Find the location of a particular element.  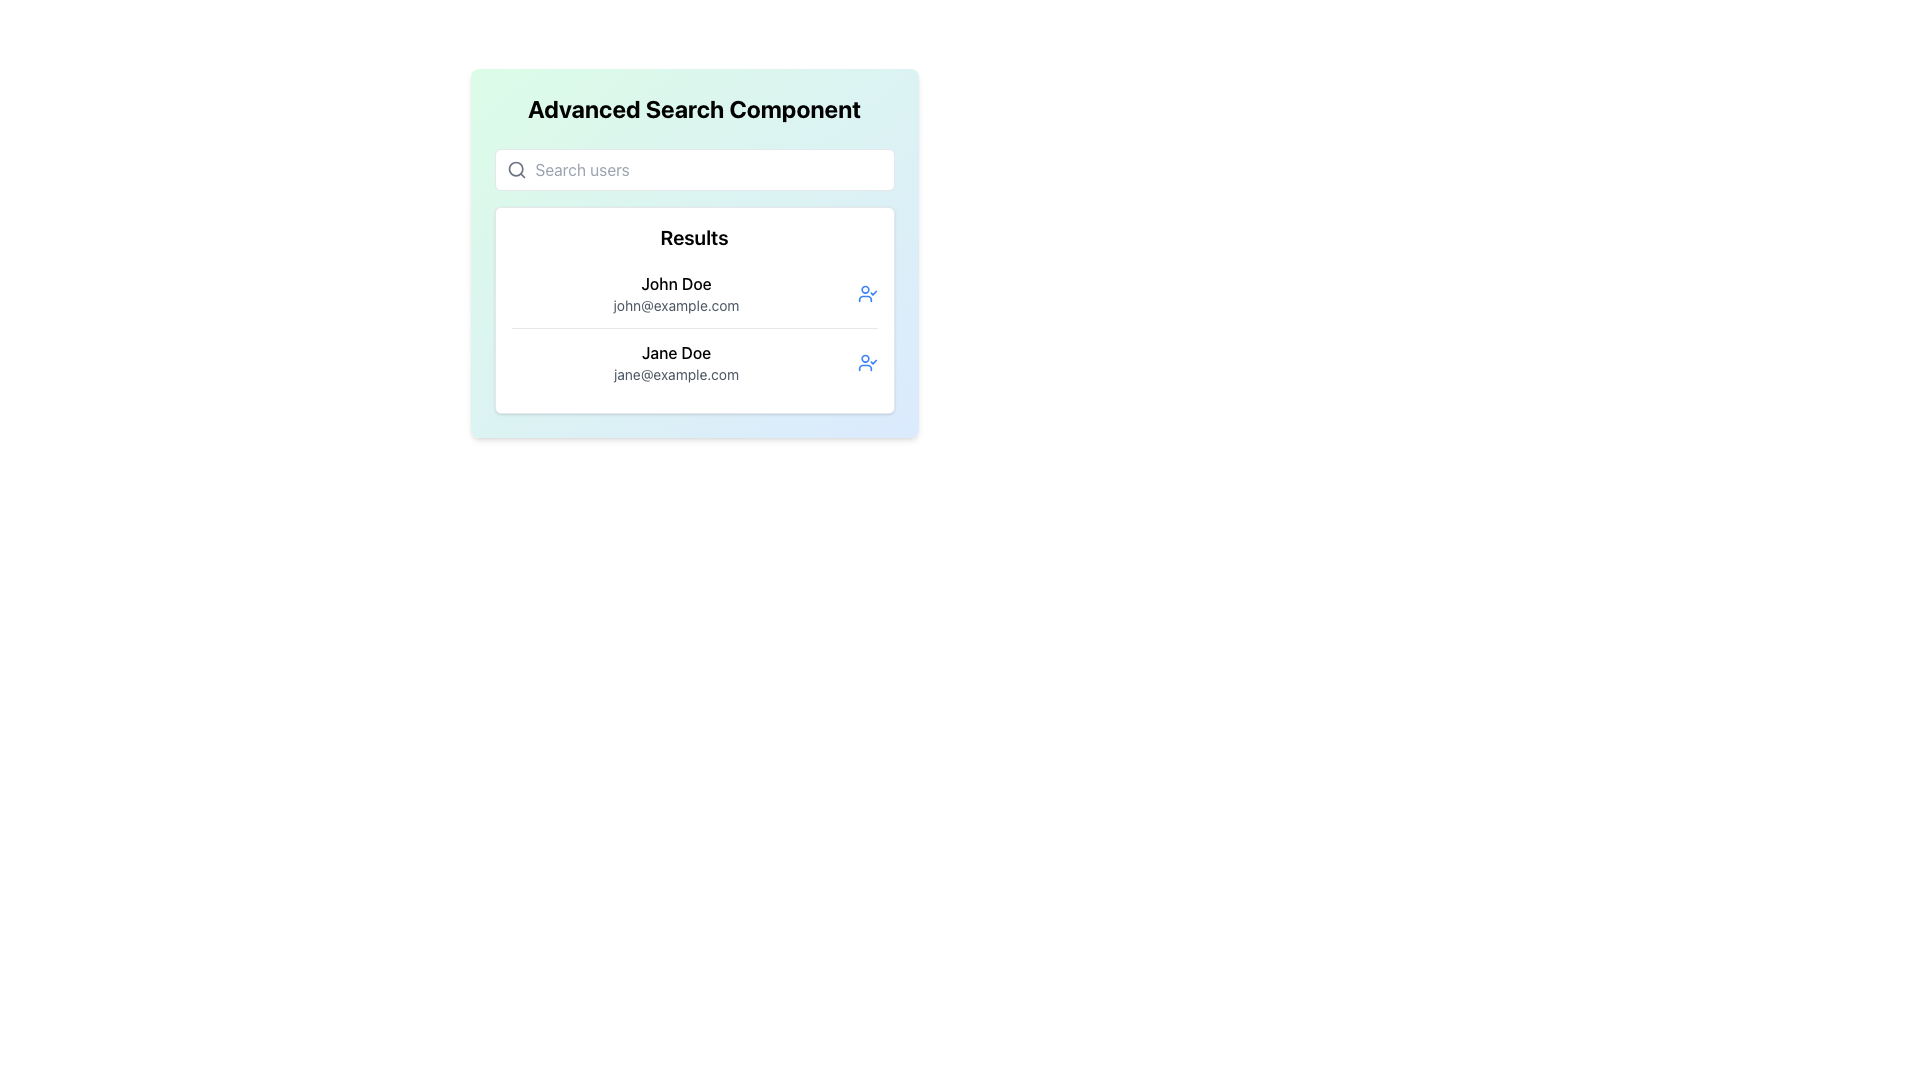

the search bar located within the 'Advanced Search Component' card is located at coordinates (694, 168).